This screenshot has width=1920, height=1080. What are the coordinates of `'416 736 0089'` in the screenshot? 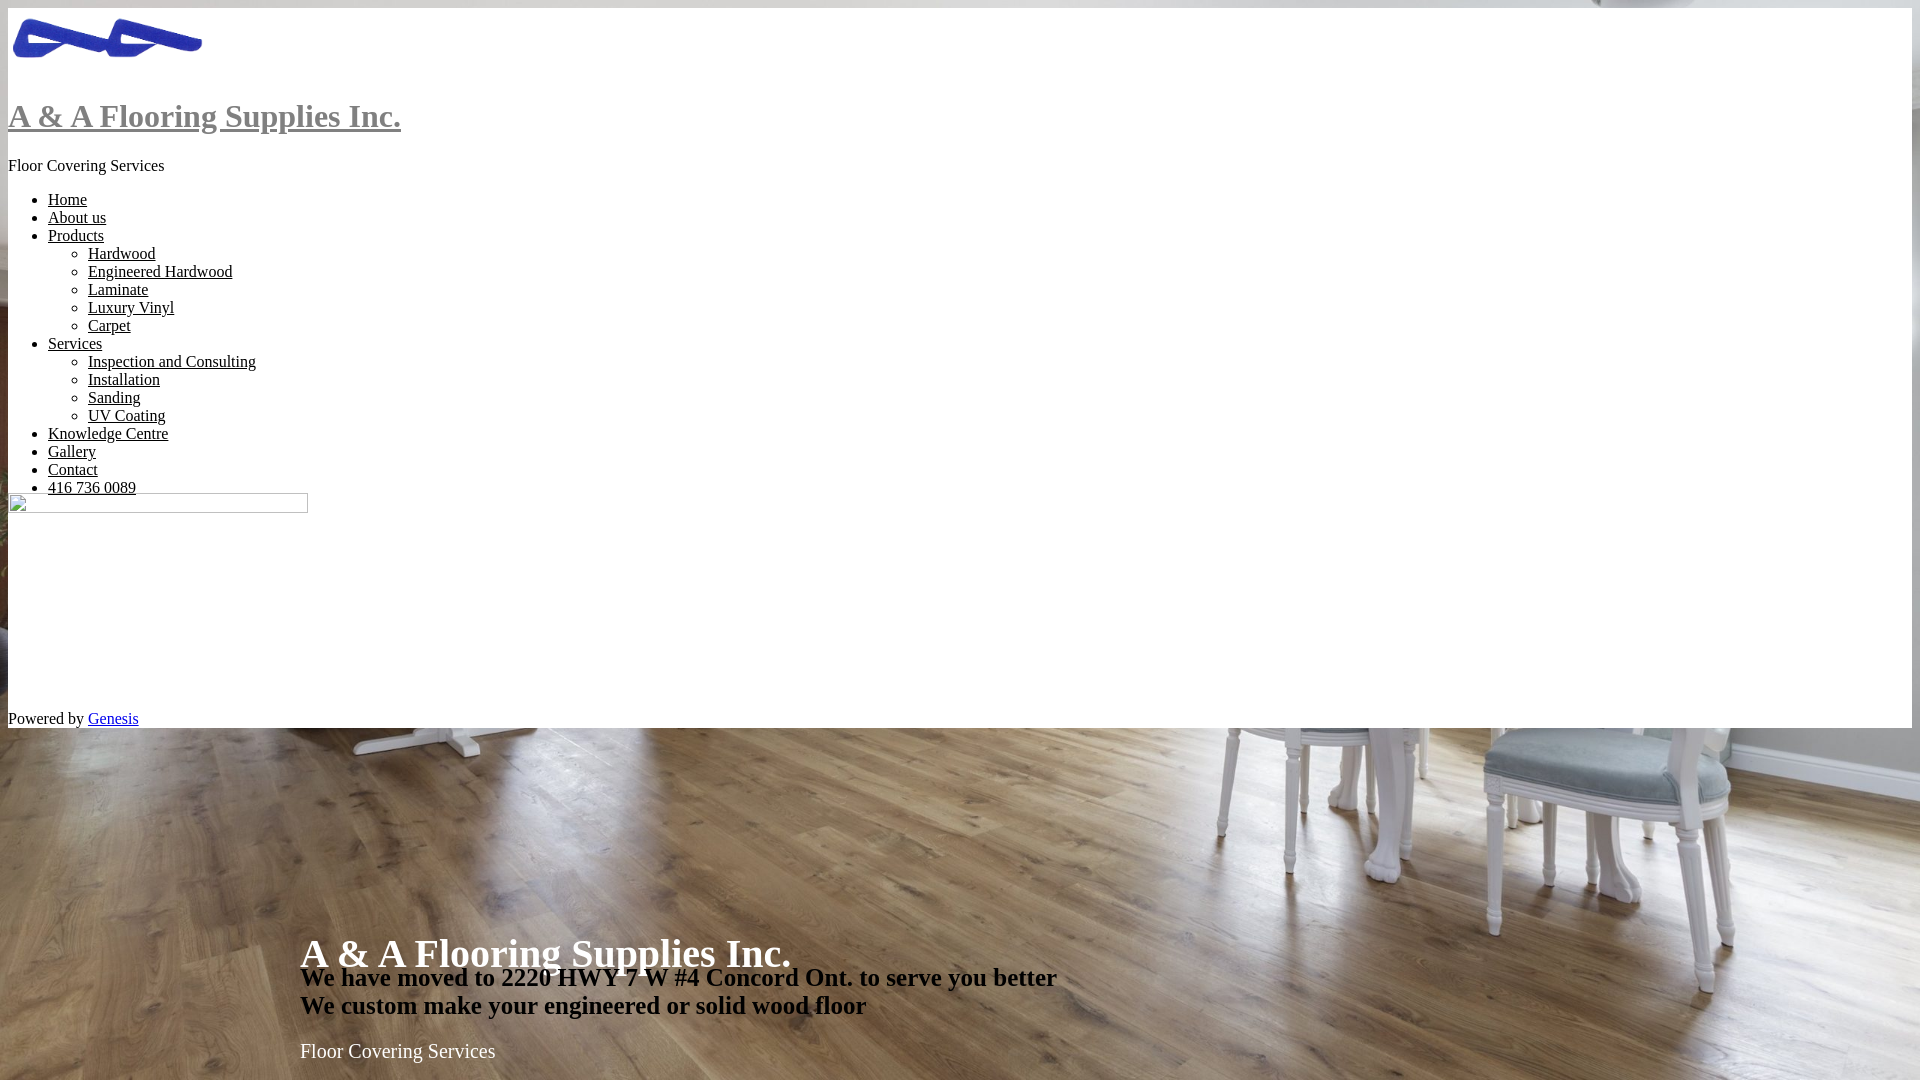 It's located at (90, 487).